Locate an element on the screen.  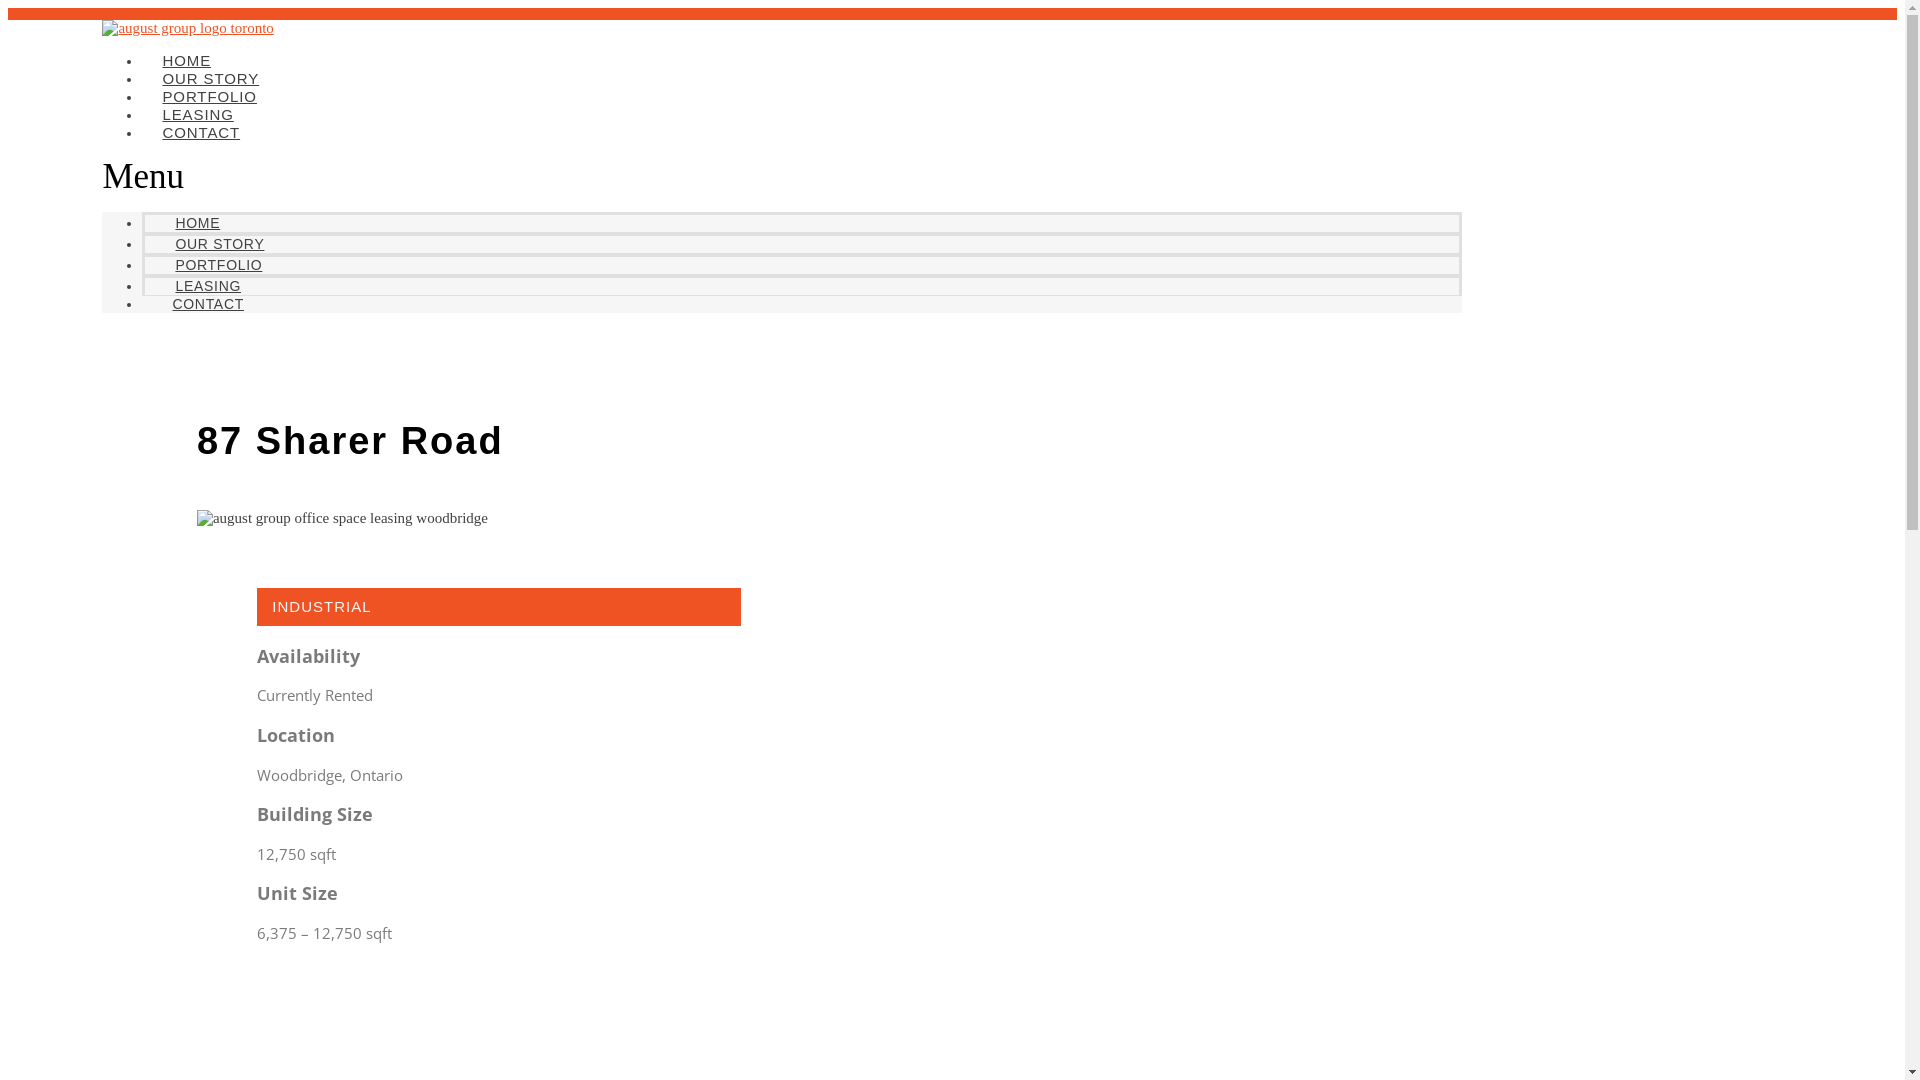
'CONTACT' is located at coordinates (207, 304).